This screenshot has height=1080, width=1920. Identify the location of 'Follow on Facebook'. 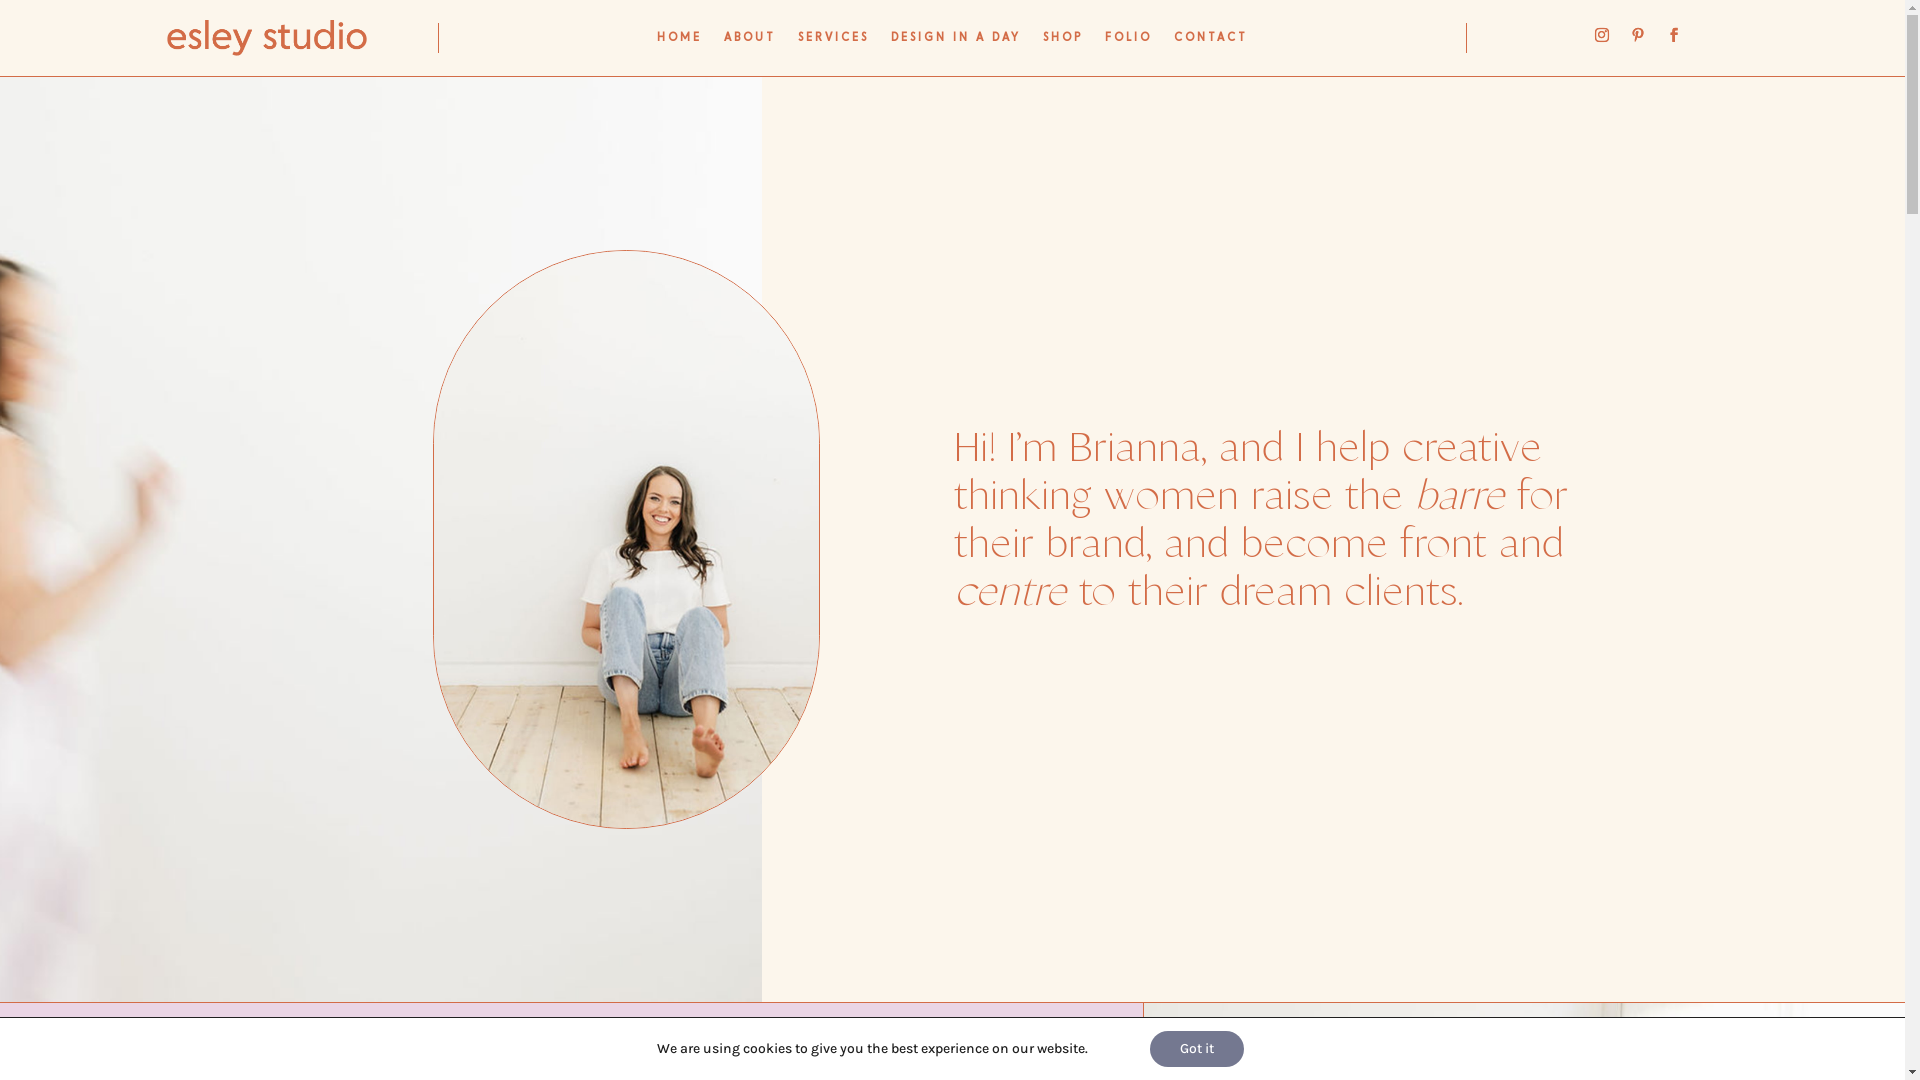
(1674, 34).